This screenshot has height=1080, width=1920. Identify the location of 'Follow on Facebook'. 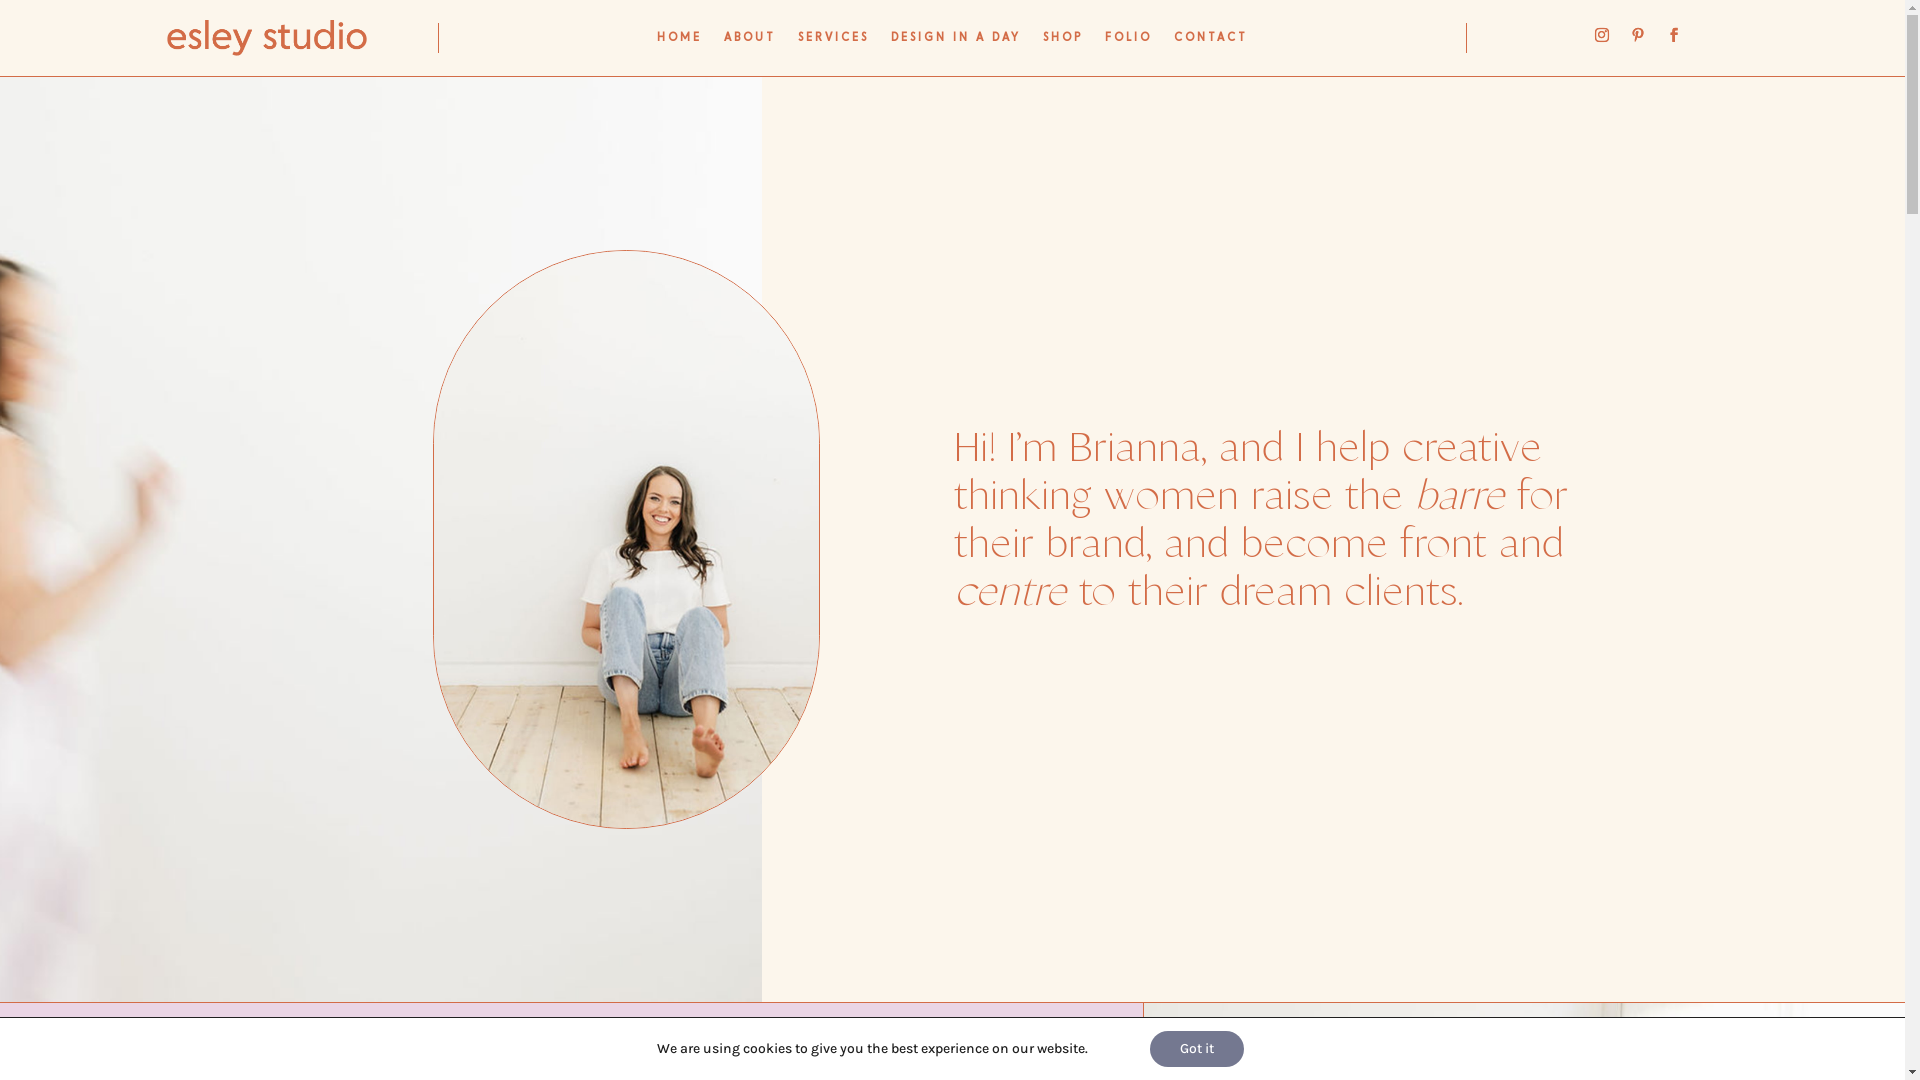
(1674, 34).